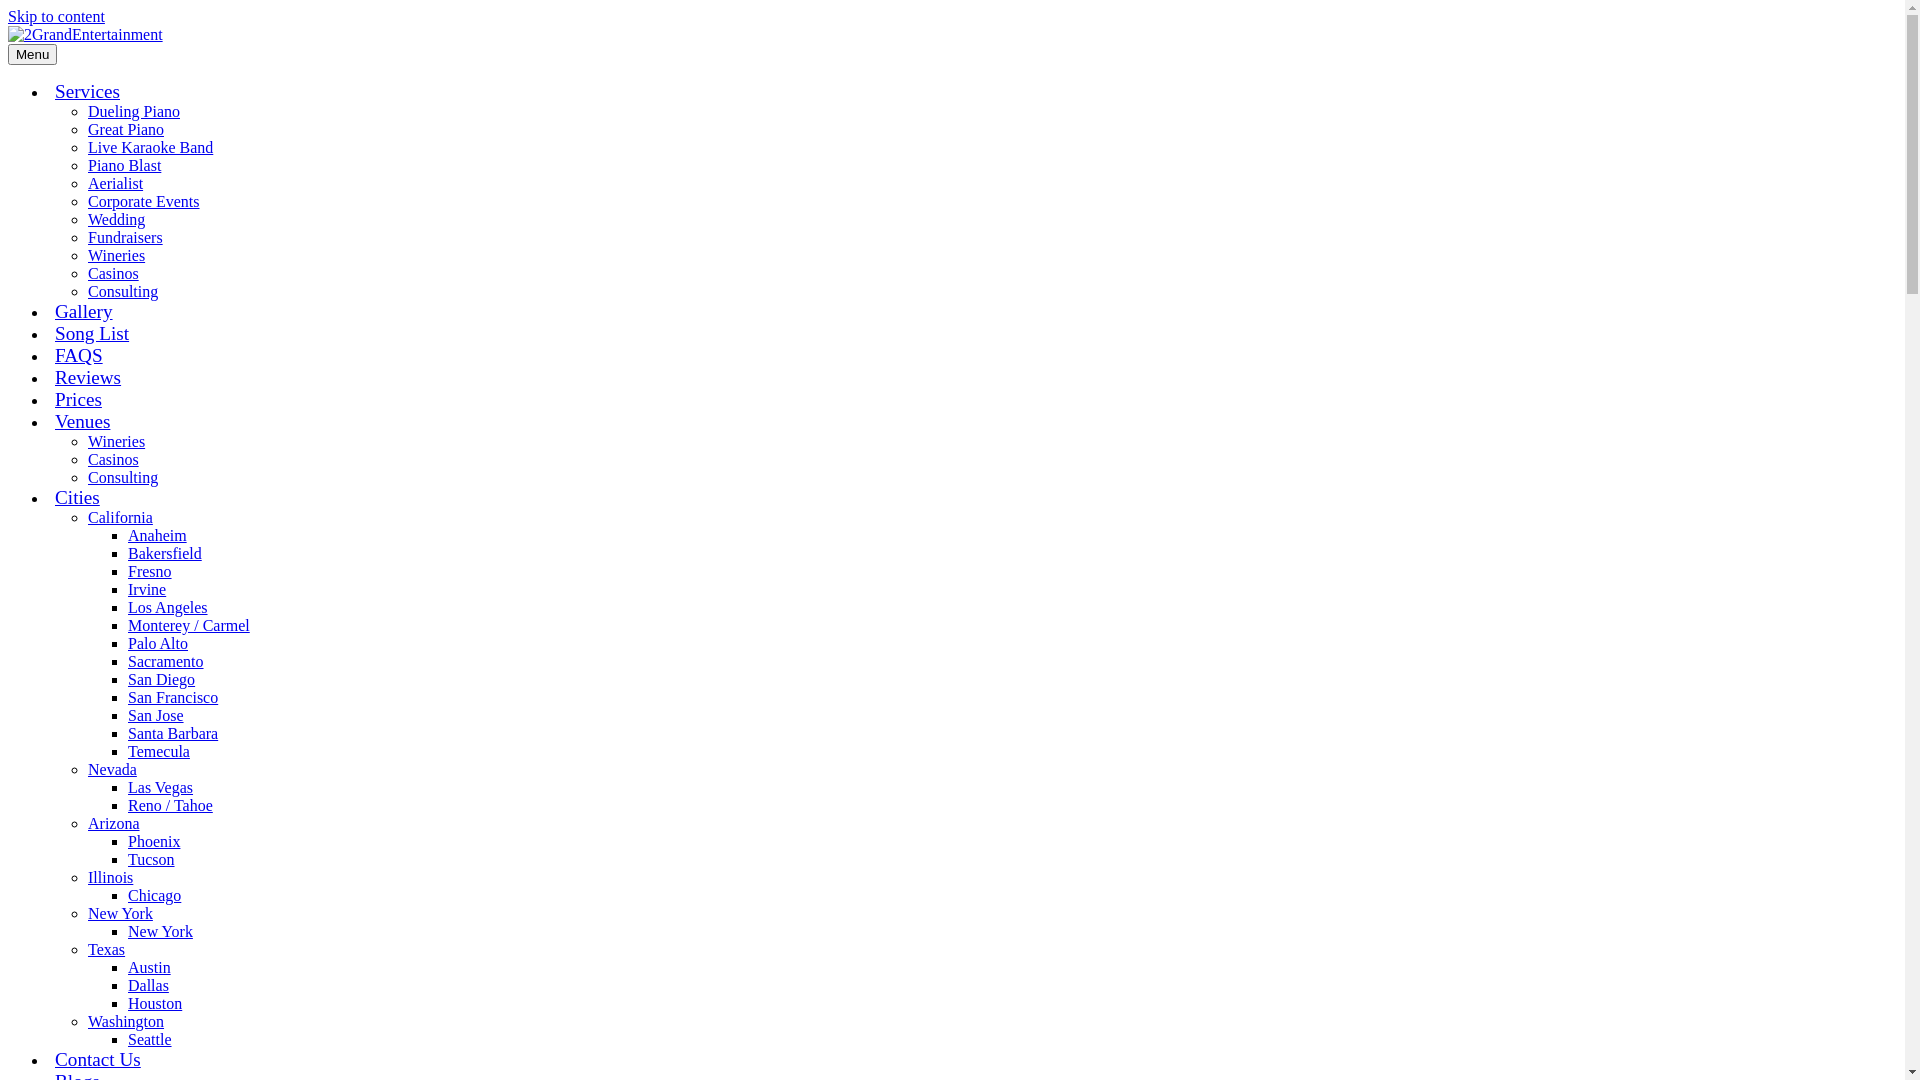 The image size is (1920, 1080). Describe the element at coordinates (148, 571) in the screenshot. I see `'Fresno'` at that location.